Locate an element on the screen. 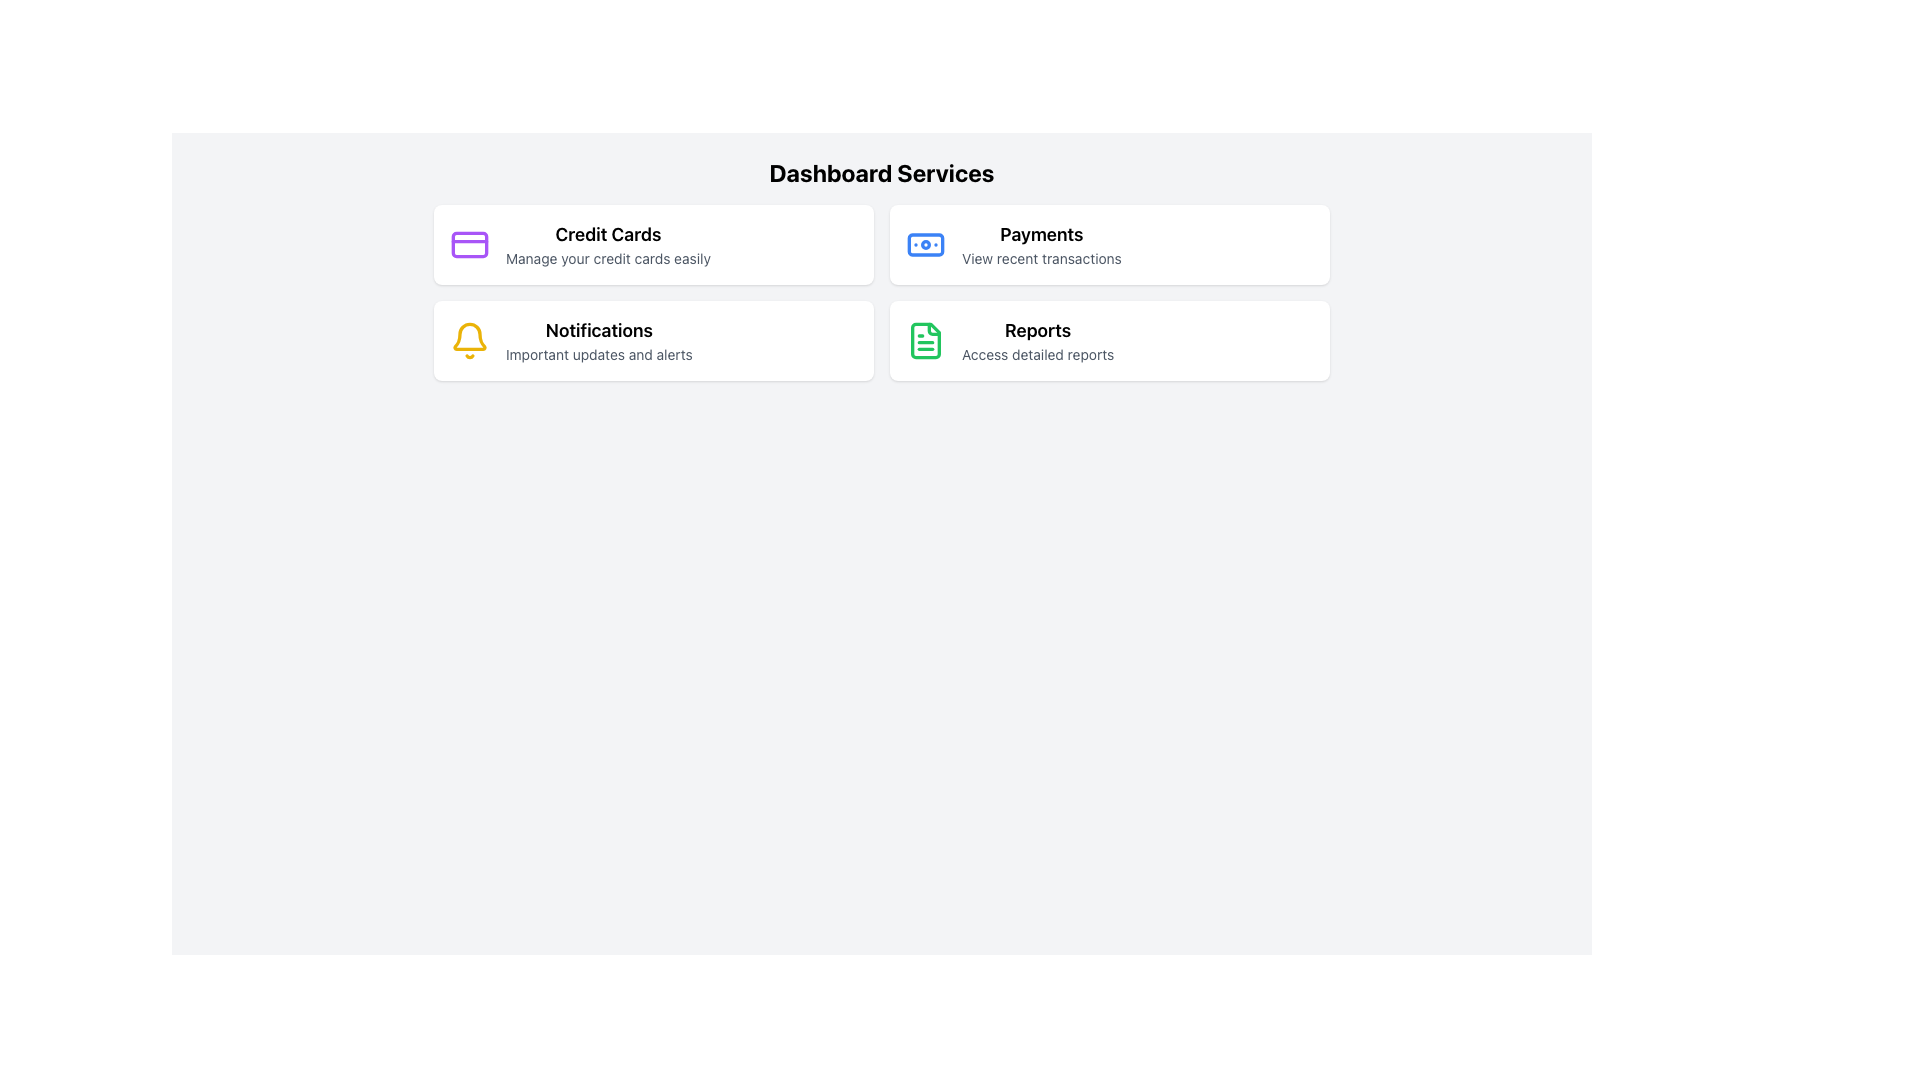 The image size is (1920, 1080). the Text Block that displays 'Notifications' and 'Important updates and alerts', located below the bell icon in the second column of the dashboard services layout is located at coordinates (598, 339).